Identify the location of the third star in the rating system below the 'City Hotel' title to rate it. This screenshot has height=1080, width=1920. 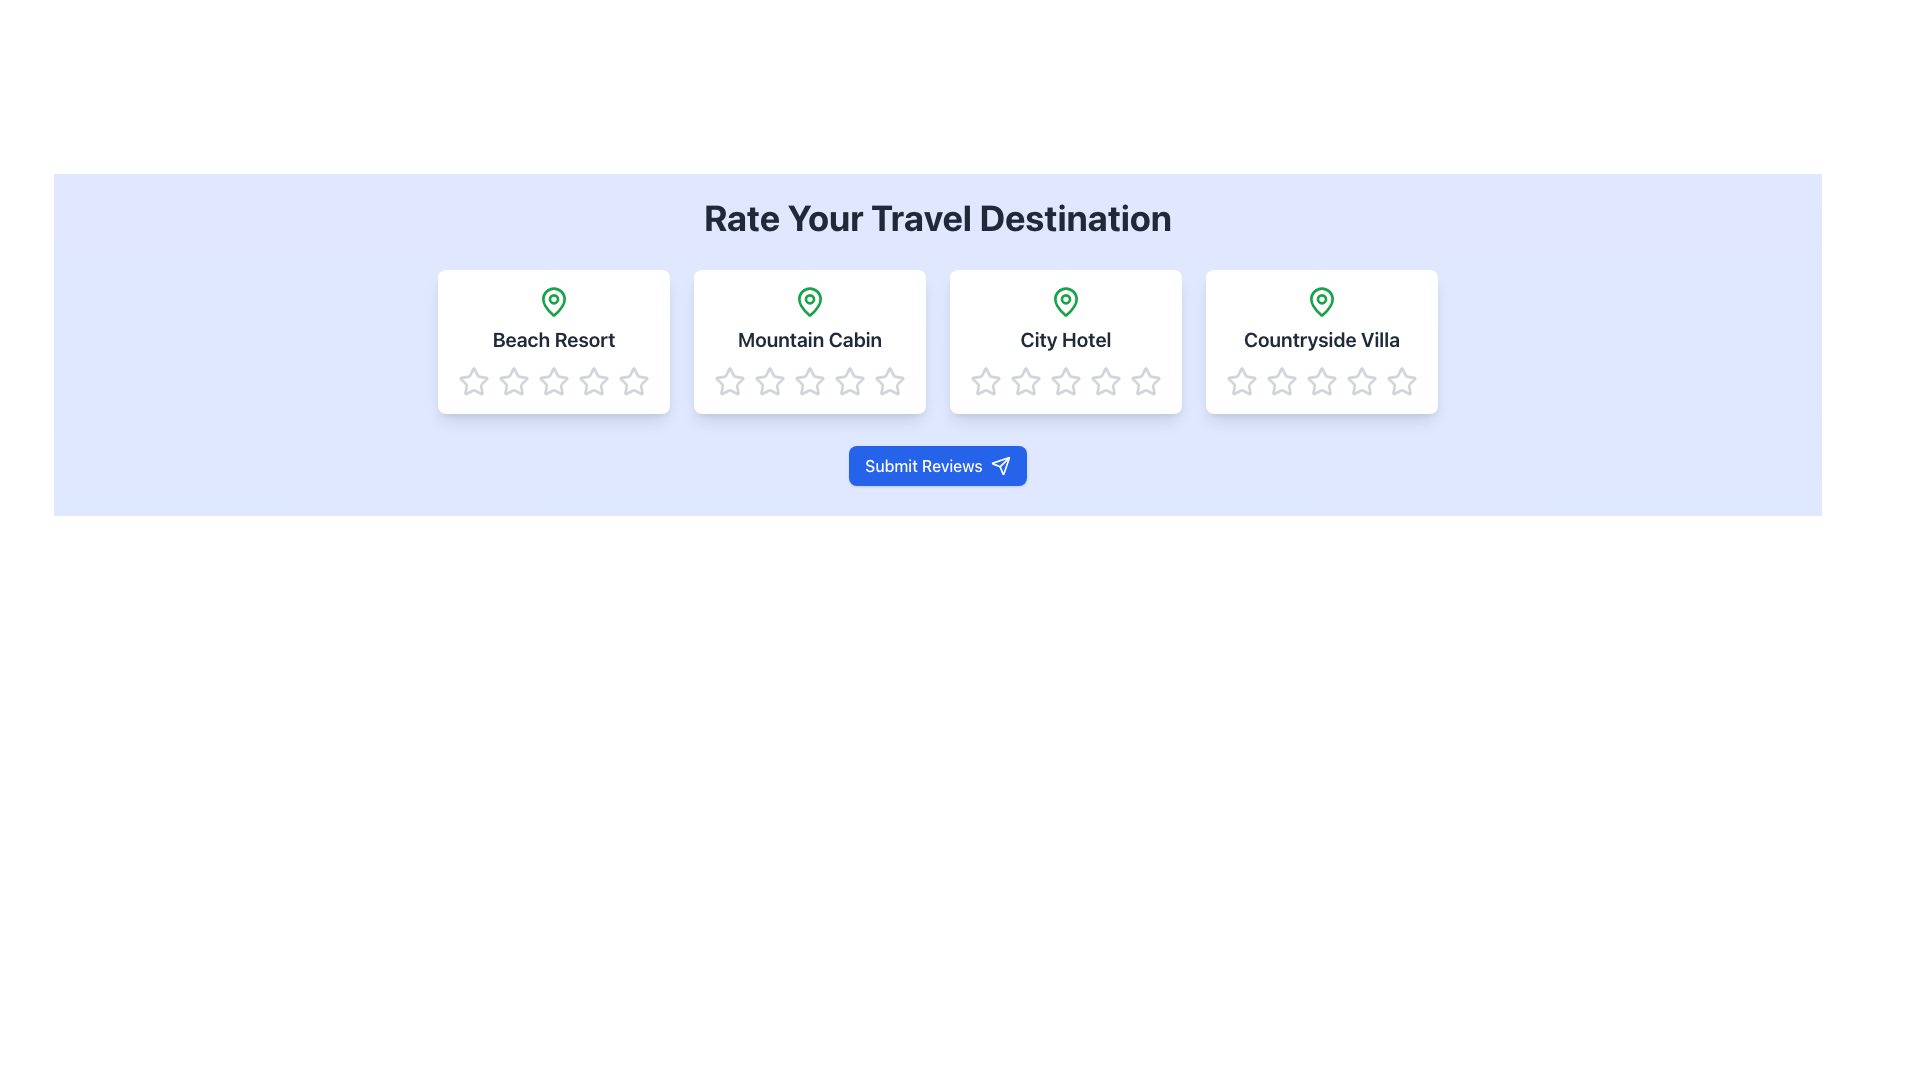
(1104, 381).